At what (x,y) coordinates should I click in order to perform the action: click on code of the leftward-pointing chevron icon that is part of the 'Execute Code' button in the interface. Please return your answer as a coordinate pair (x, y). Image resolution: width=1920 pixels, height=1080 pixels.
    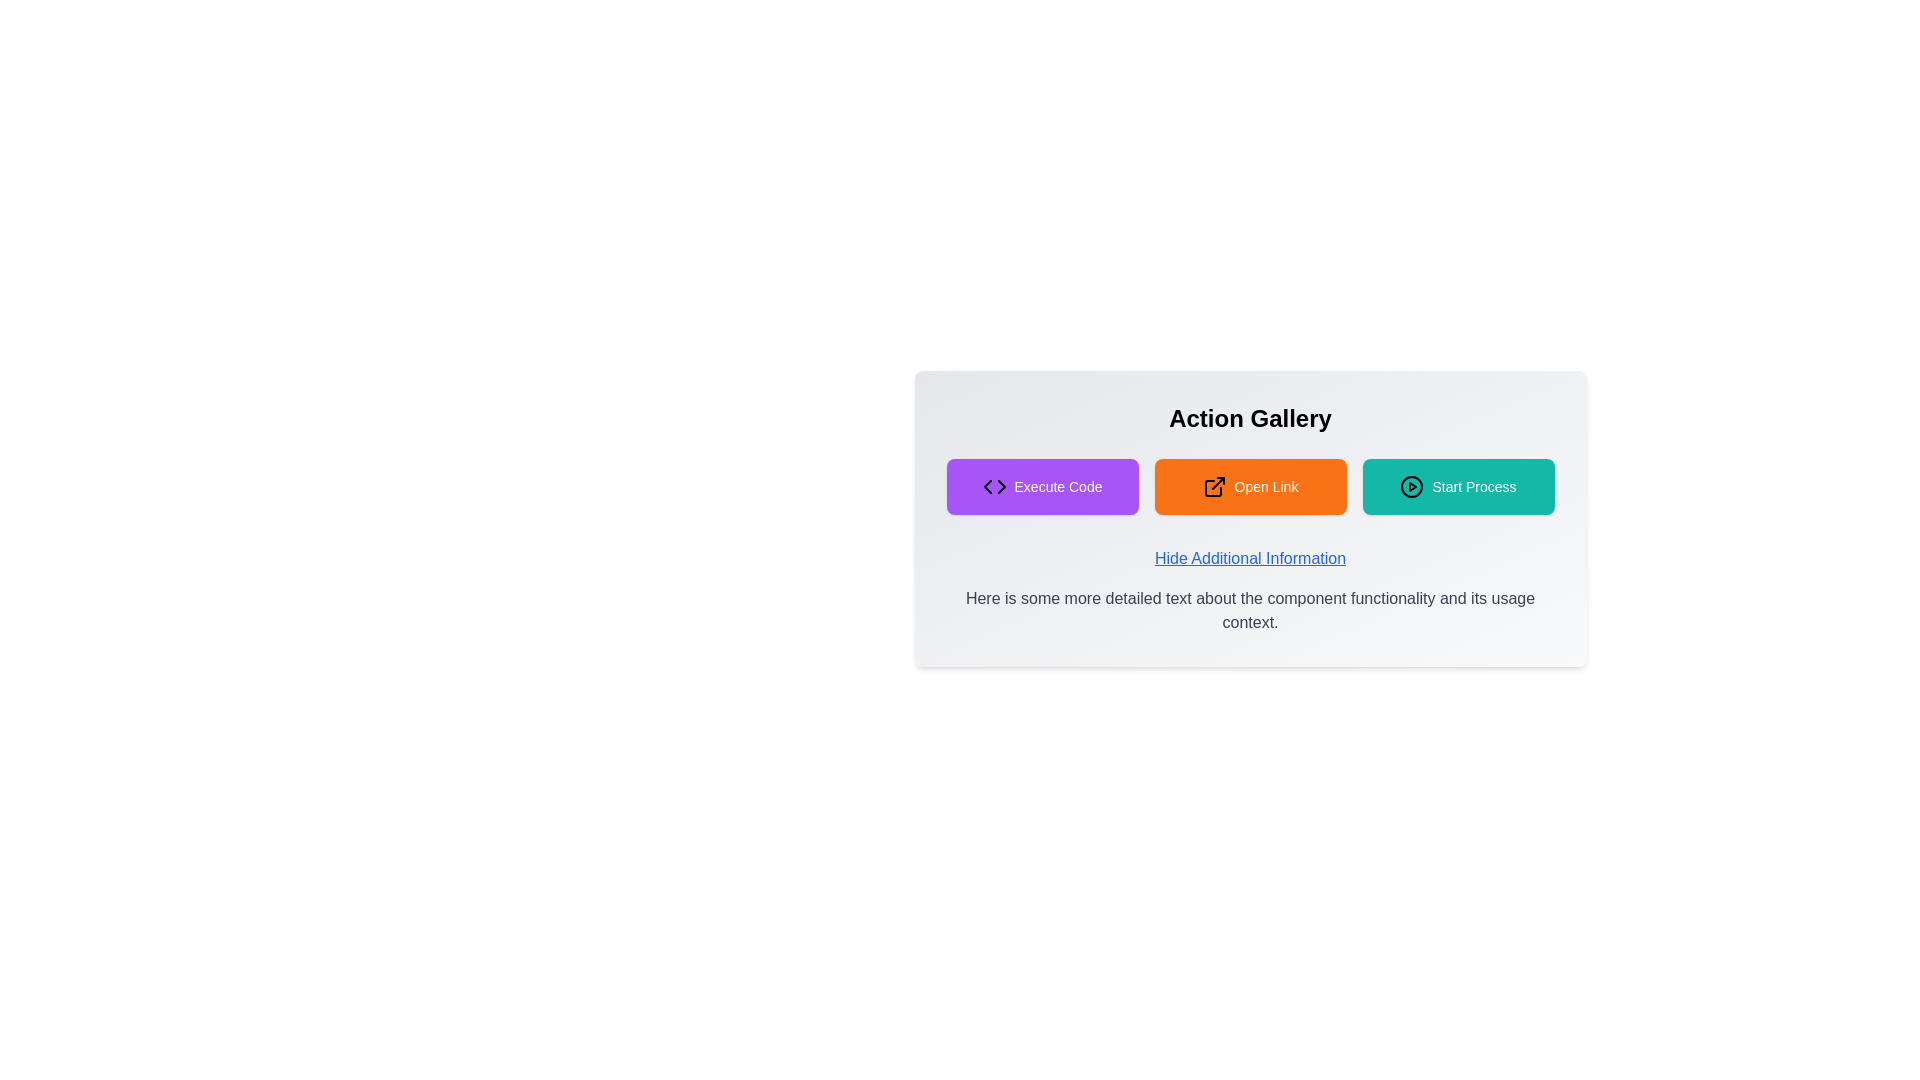
    Looking at the image, I should click on (987, 486).